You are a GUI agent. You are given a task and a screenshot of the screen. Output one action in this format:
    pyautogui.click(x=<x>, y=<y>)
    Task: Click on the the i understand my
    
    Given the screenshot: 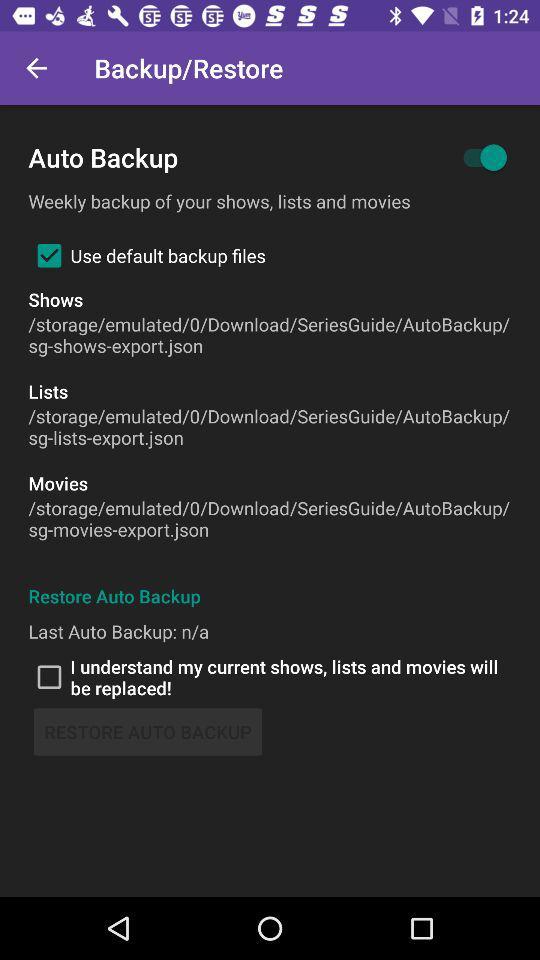 What is the action you would take?
    pyautogui.click(x=270, y=677)
    